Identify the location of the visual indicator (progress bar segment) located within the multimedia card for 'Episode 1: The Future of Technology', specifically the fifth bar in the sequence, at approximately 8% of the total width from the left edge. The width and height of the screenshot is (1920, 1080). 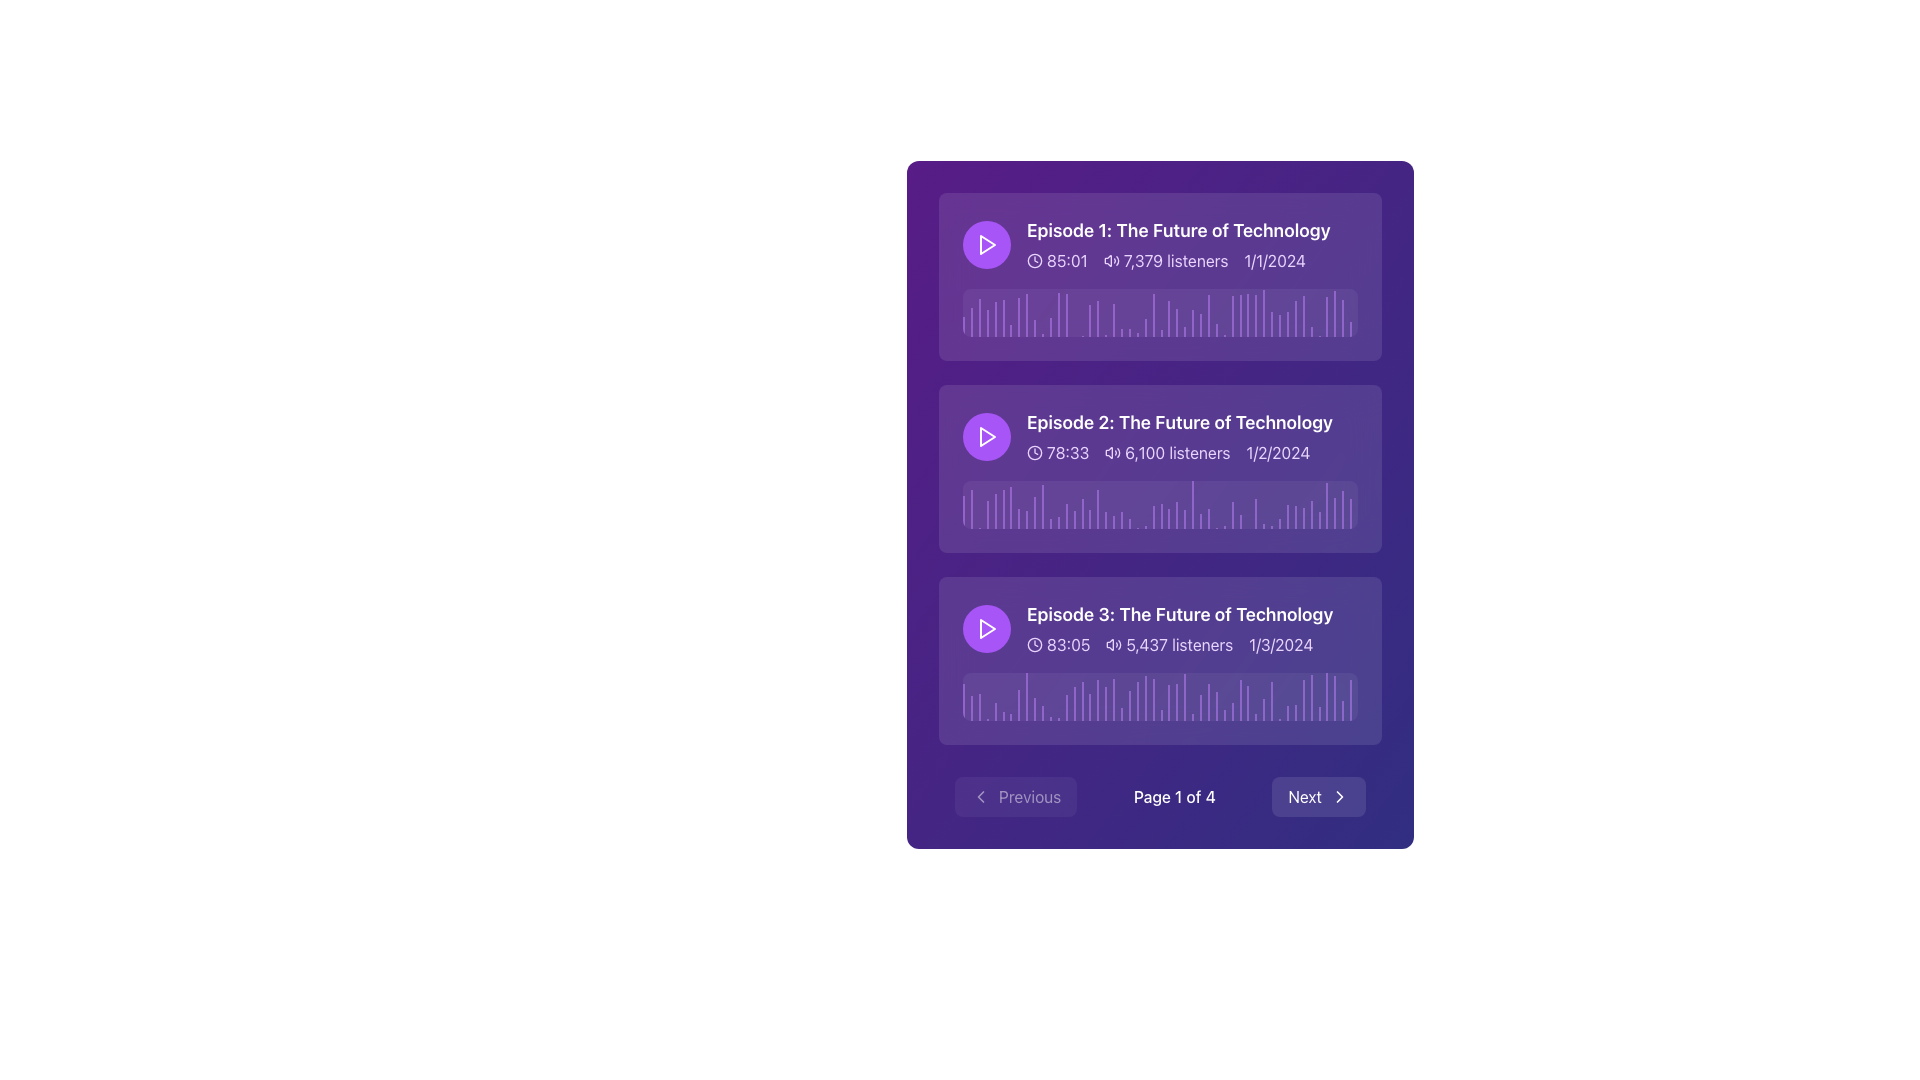
(995, 318).